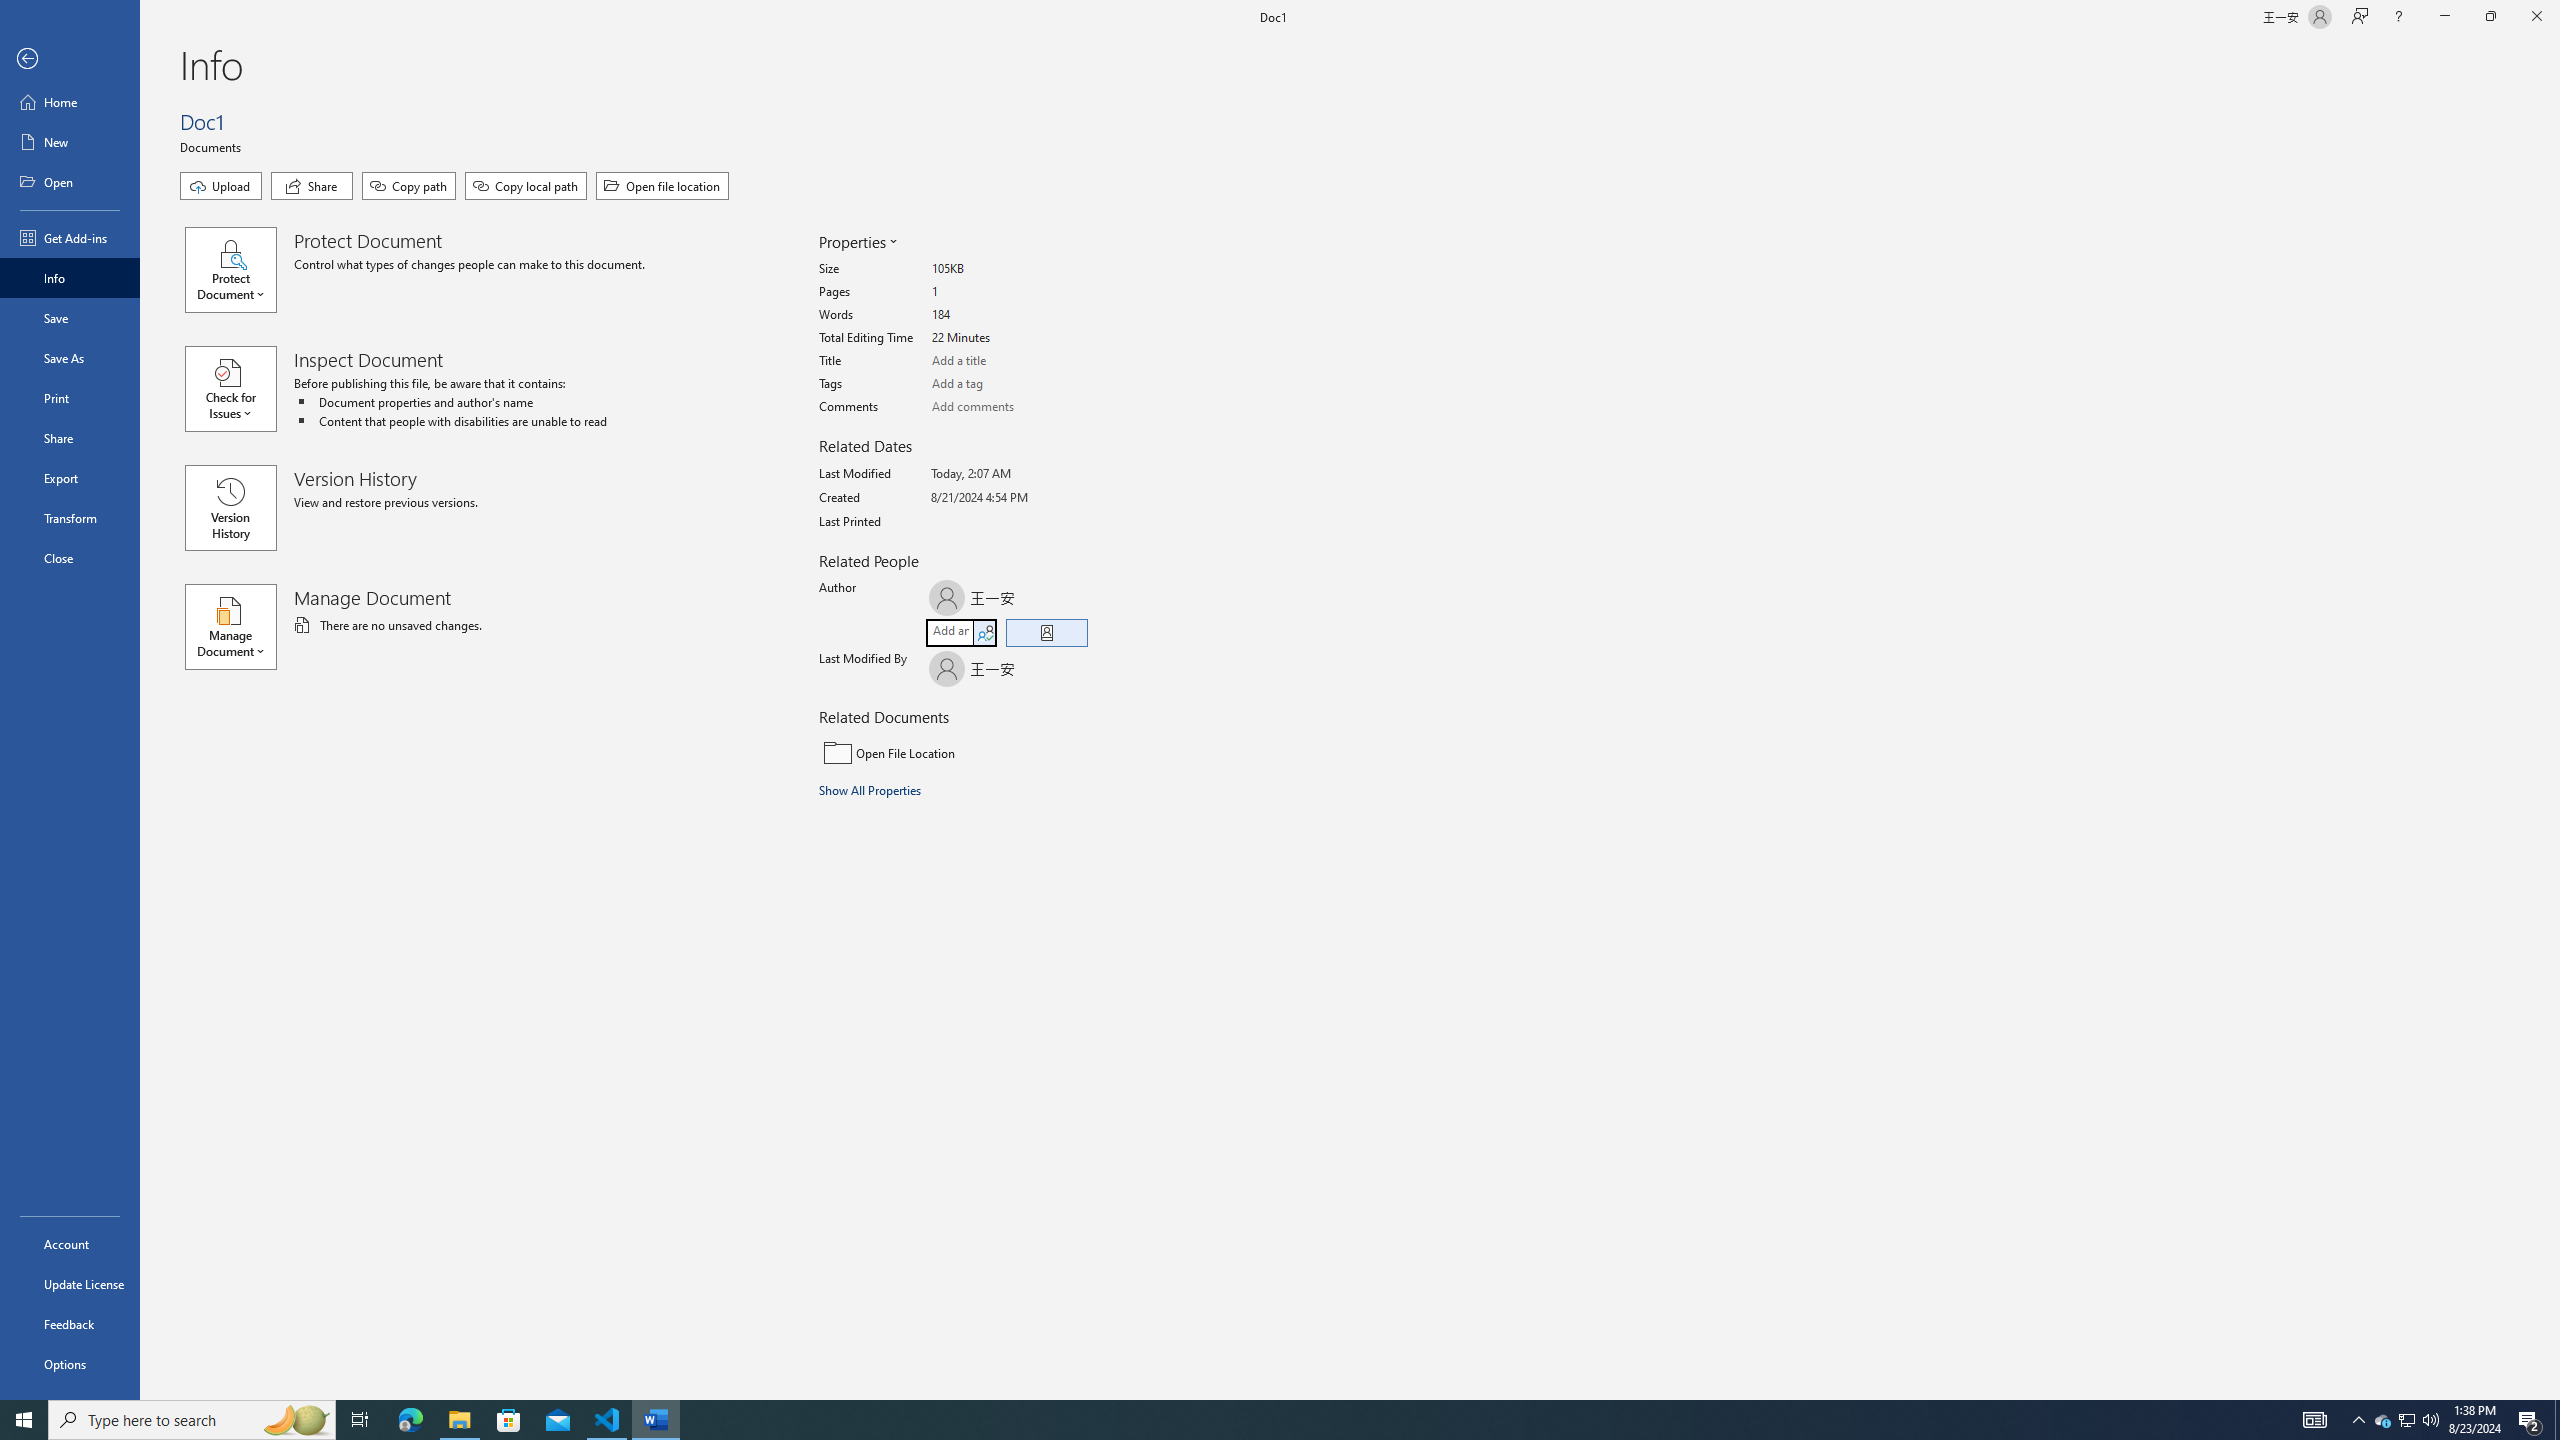 This screenshot has height=1440, width=2560. I want to click on 'Title', so click(1006, 360).